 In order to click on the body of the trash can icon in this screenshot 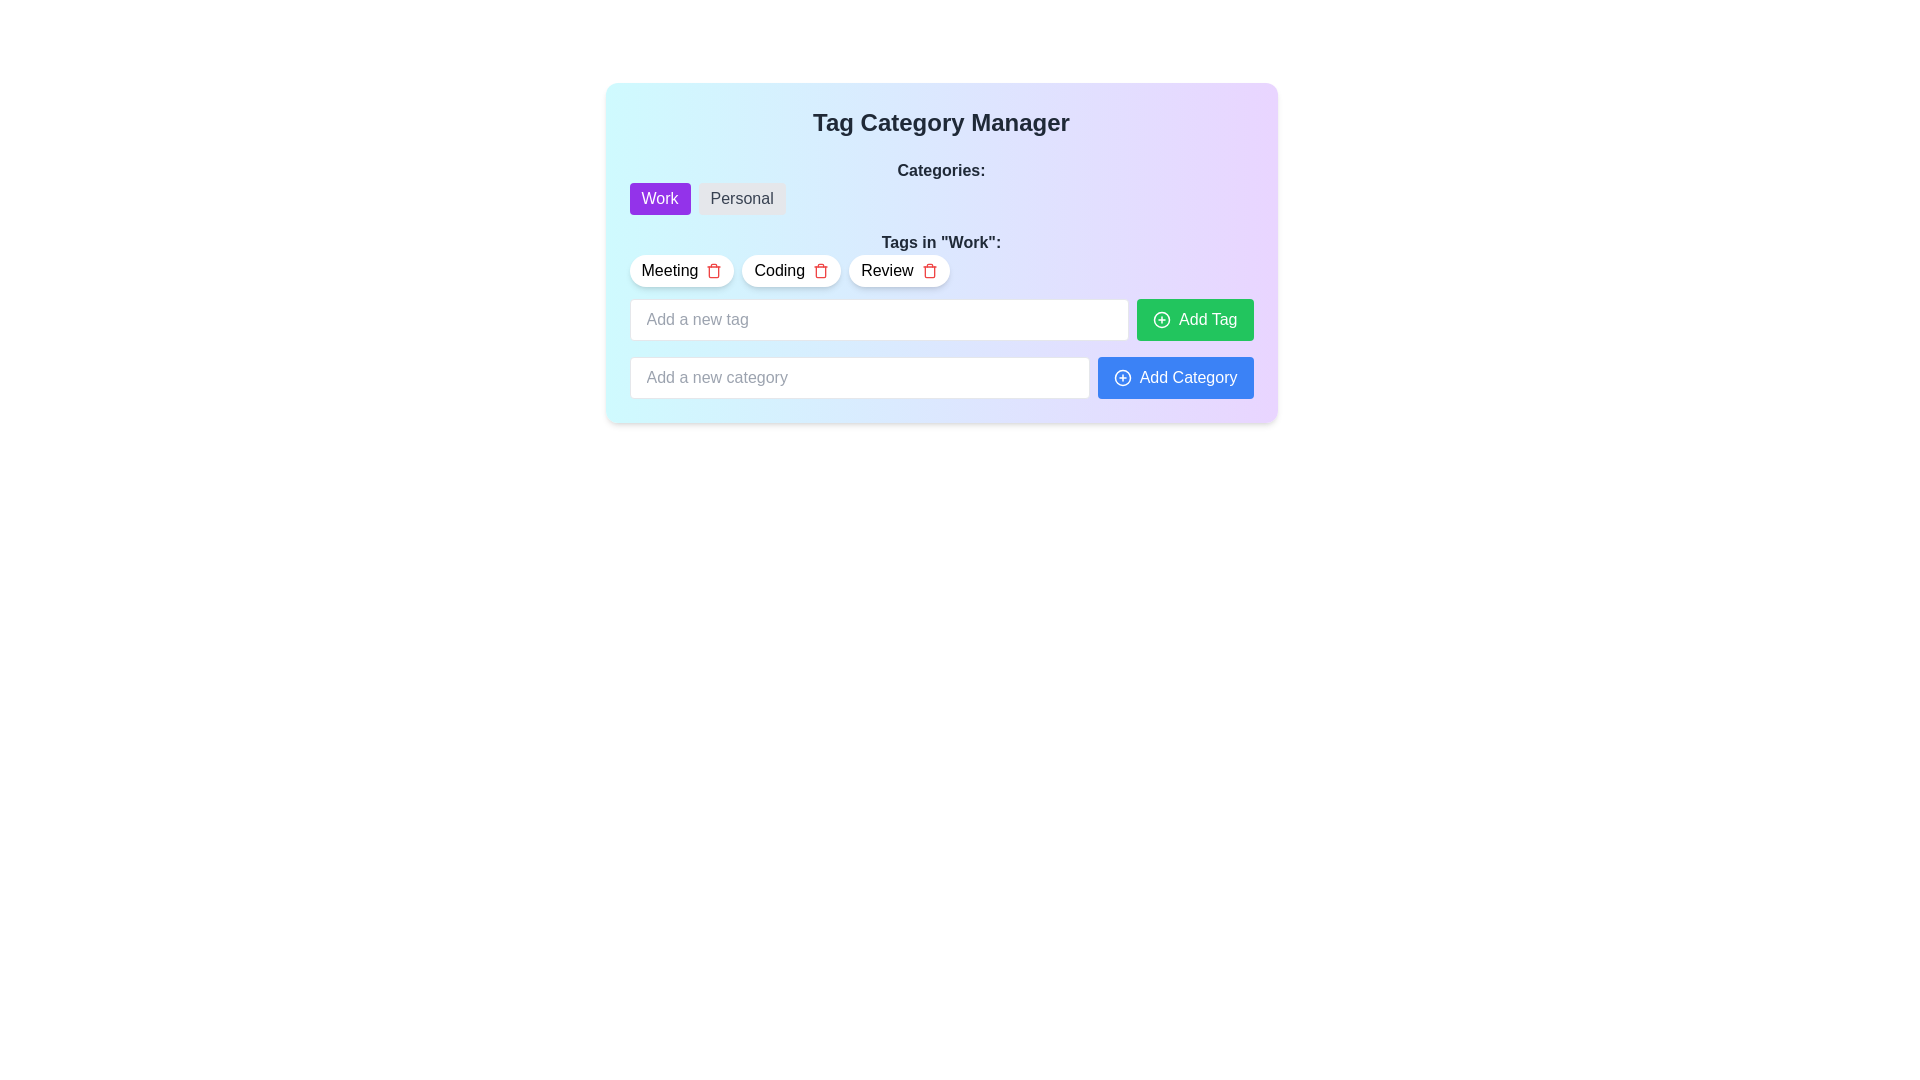, I will do `click(714, 272)`.